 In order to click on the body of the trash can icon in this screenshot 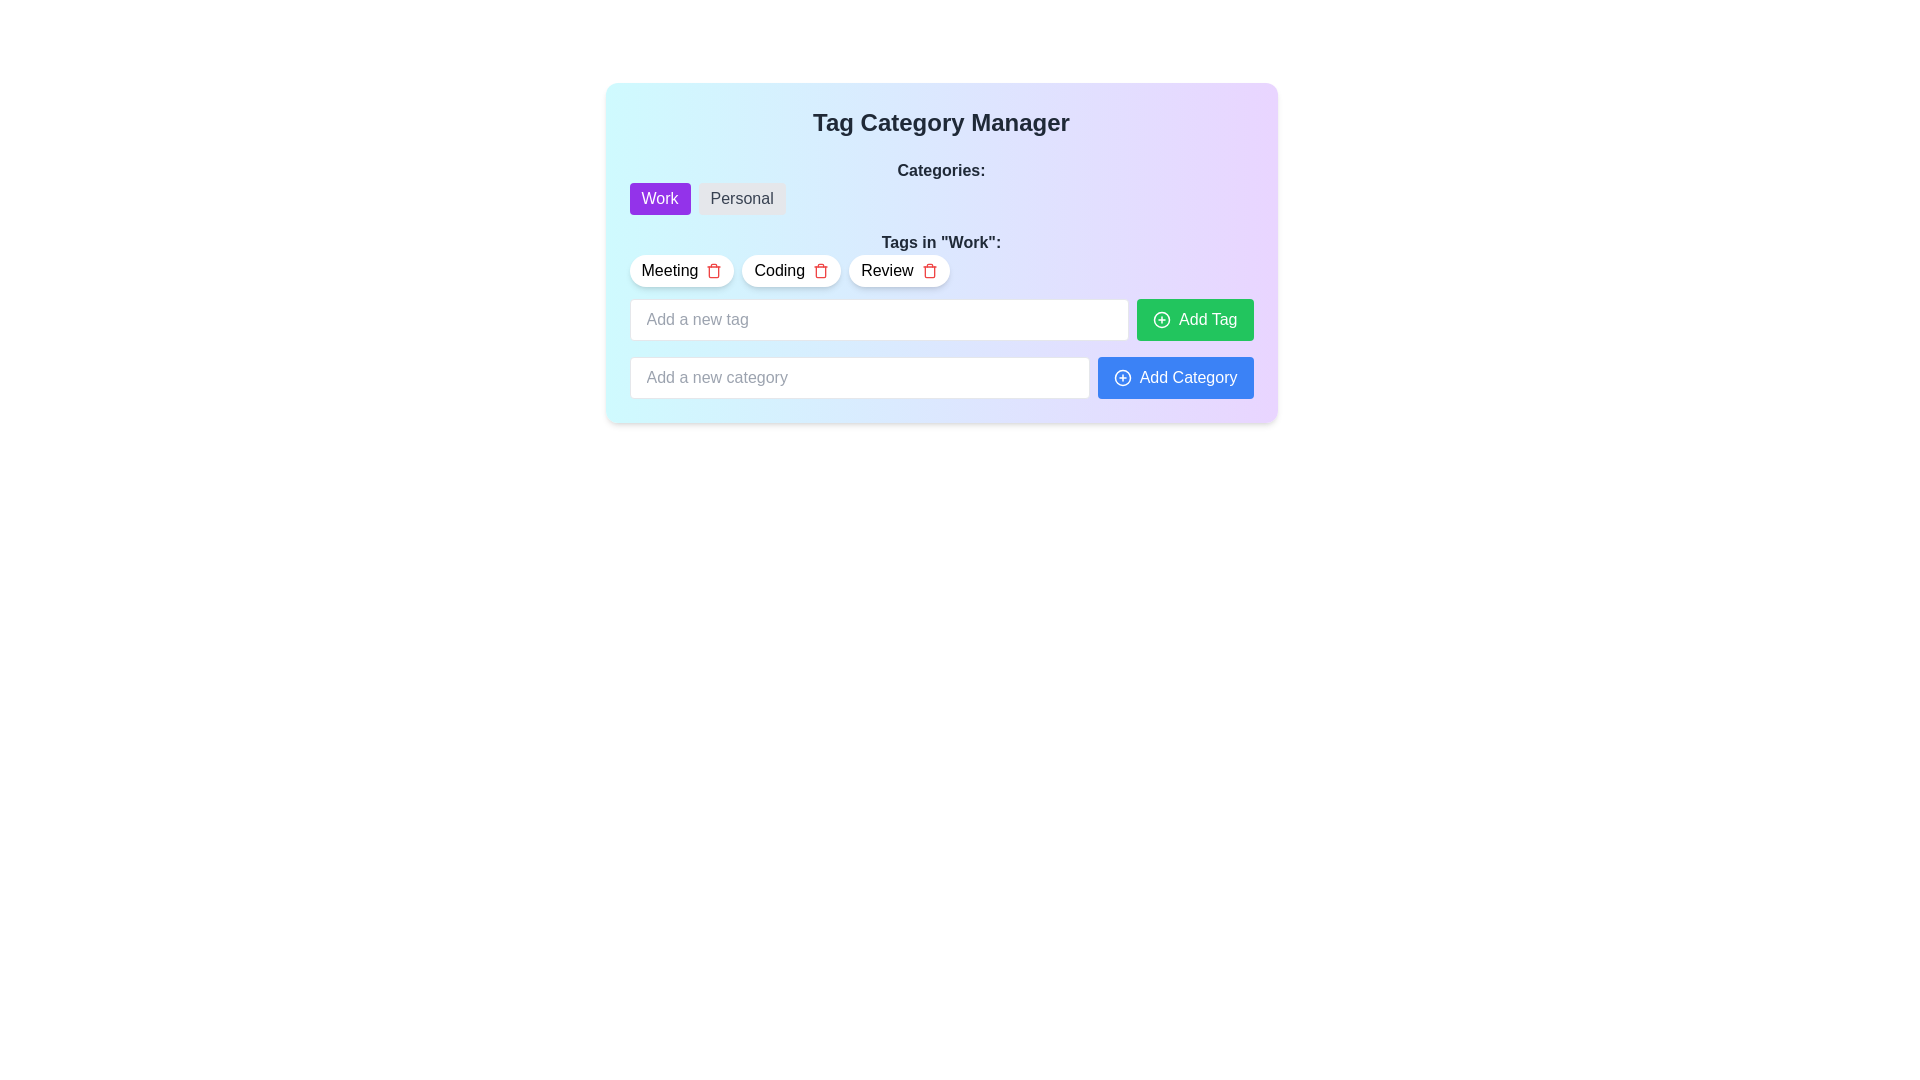, I will do `click(714, 272)`.